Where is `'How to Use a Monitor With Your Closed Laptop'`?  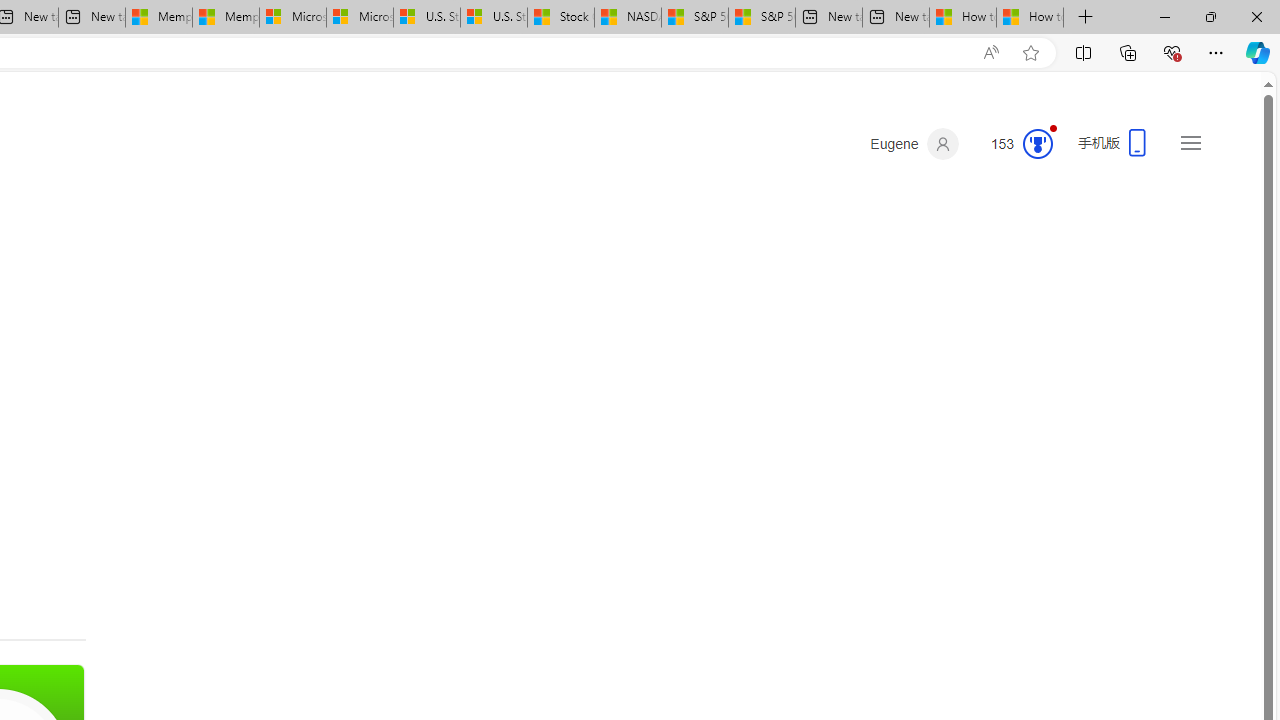
'How to Use a Monitor With Your Closed Laptop' is located at coordinates (1030, 17).